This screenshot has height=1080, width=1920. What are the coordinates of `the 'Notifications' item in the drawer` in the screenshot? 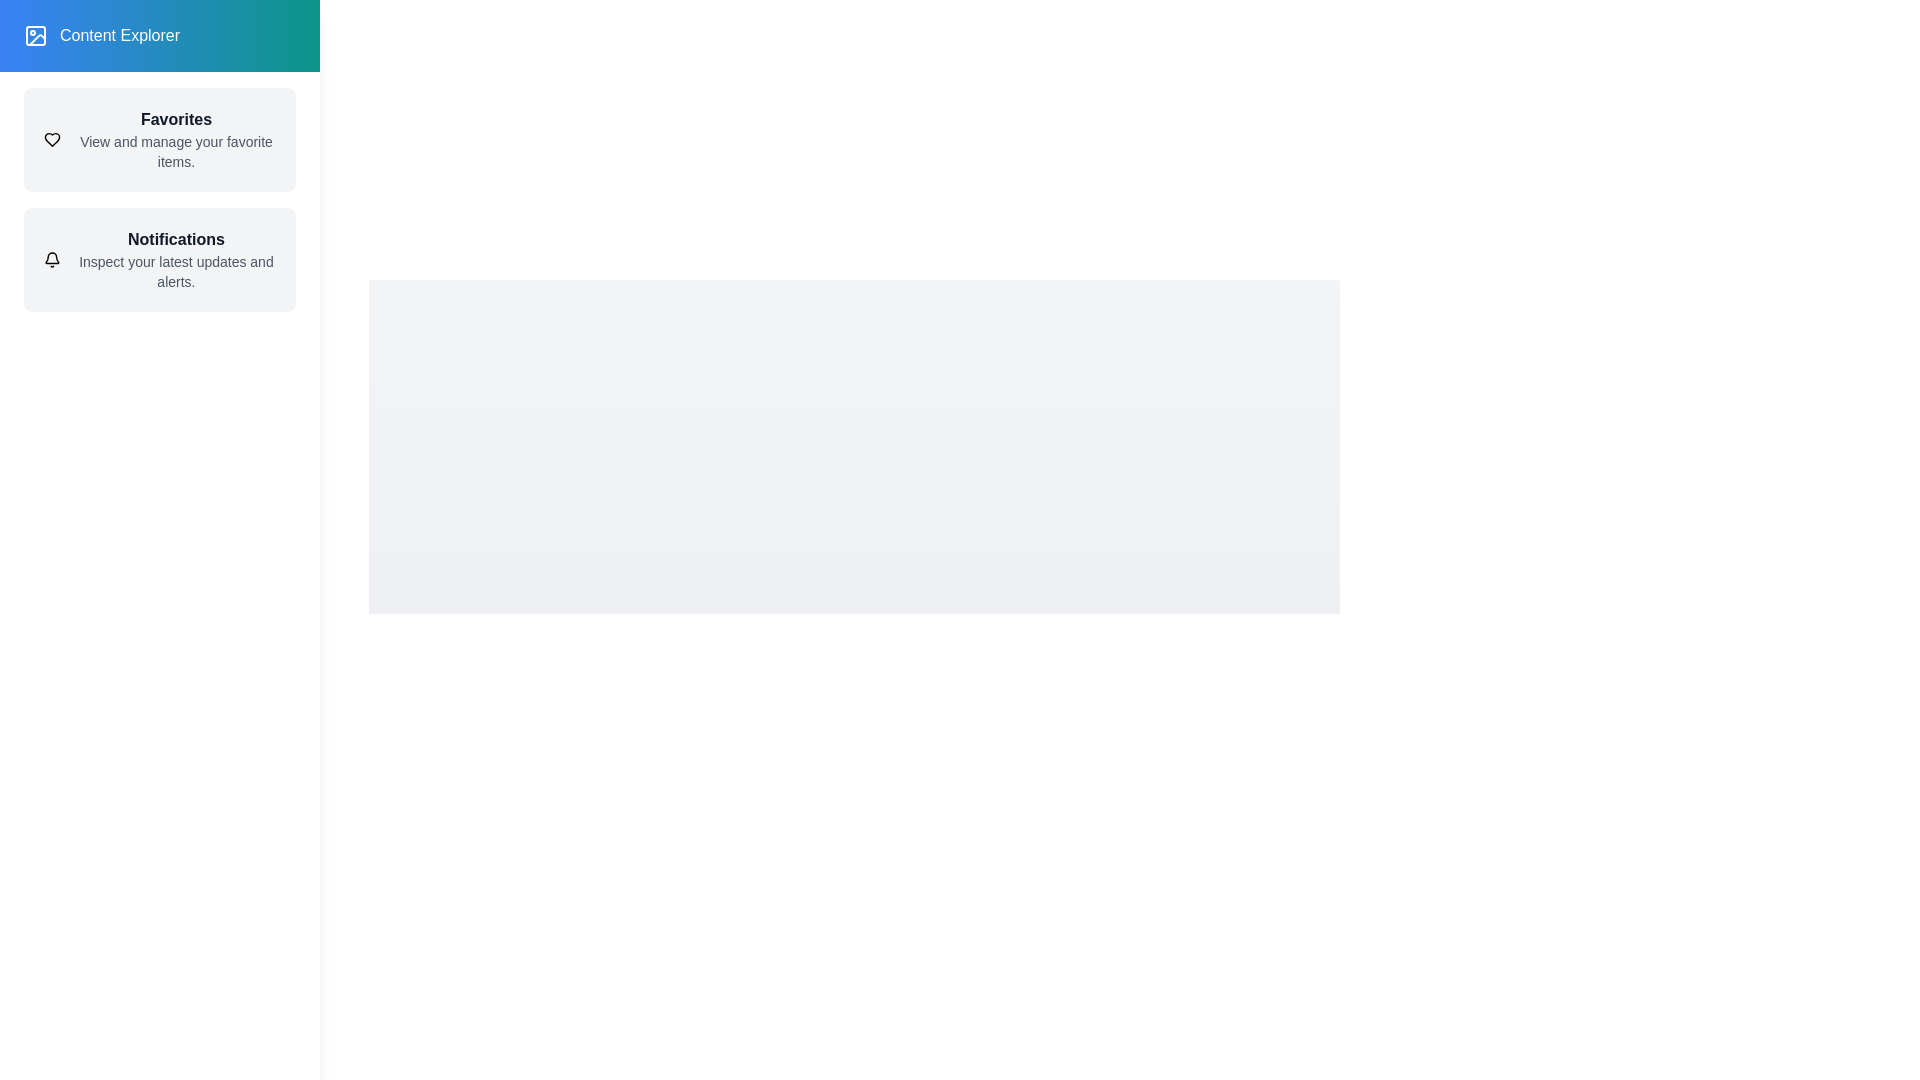 It's located at (158, 258).